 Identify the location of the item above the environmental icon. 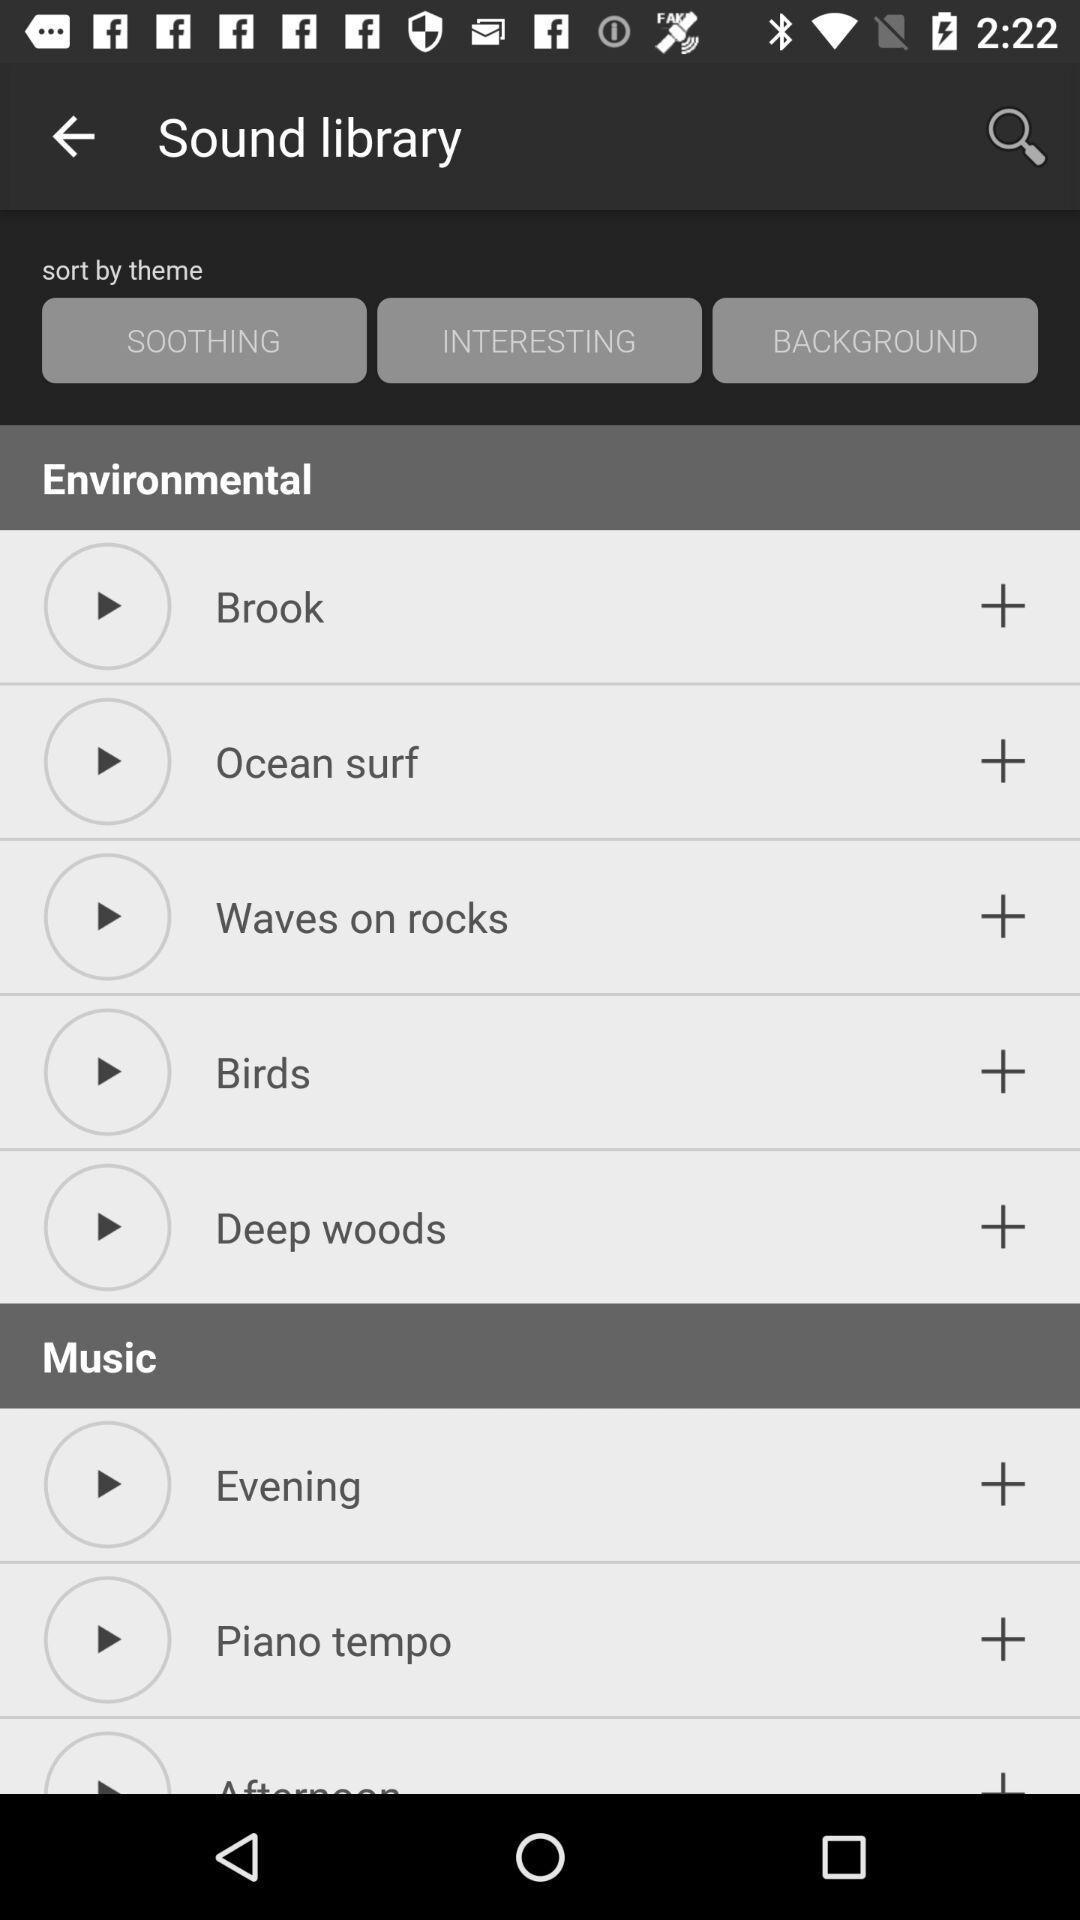
(874, 340).